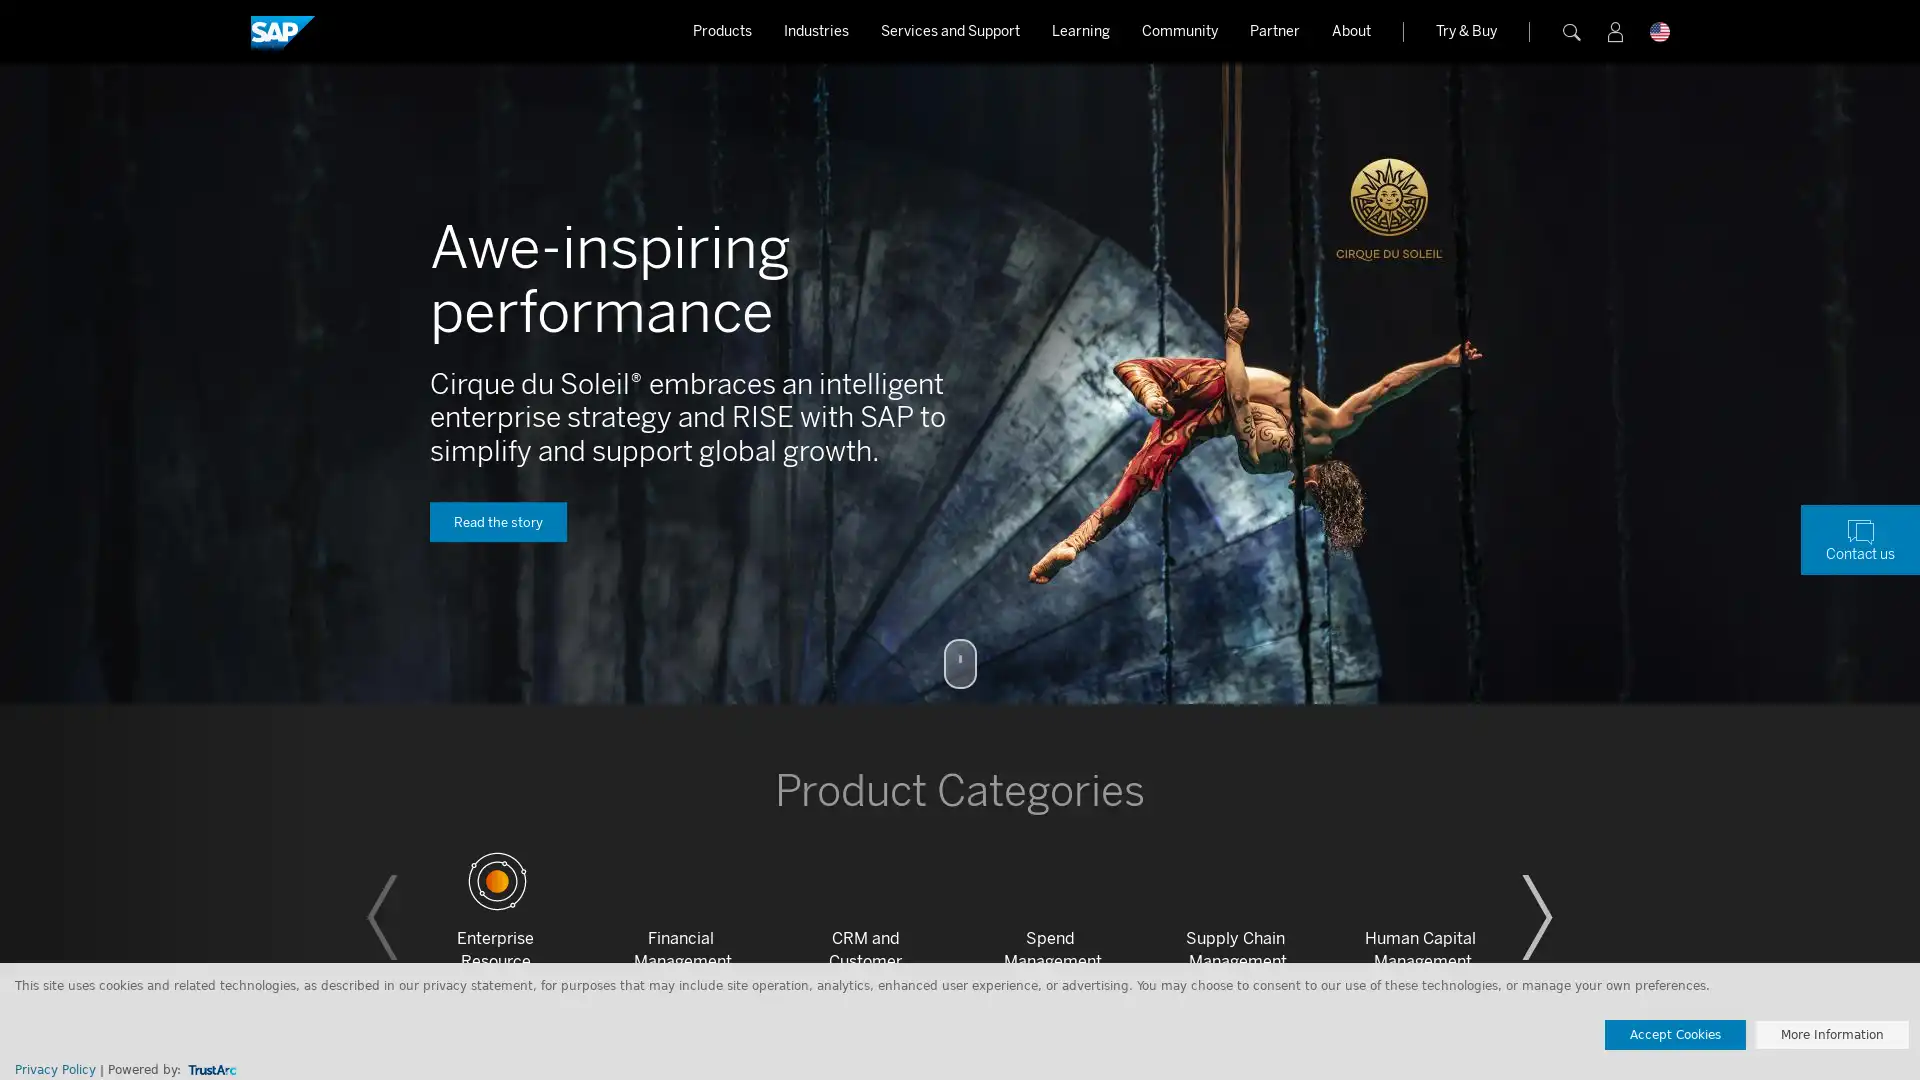 Image resolution: width=1920 pixels, height=1080 pixels. Describe the element at coordinates (1675, 1034) in the screenshot. I see `Accept Cookies` at that location.